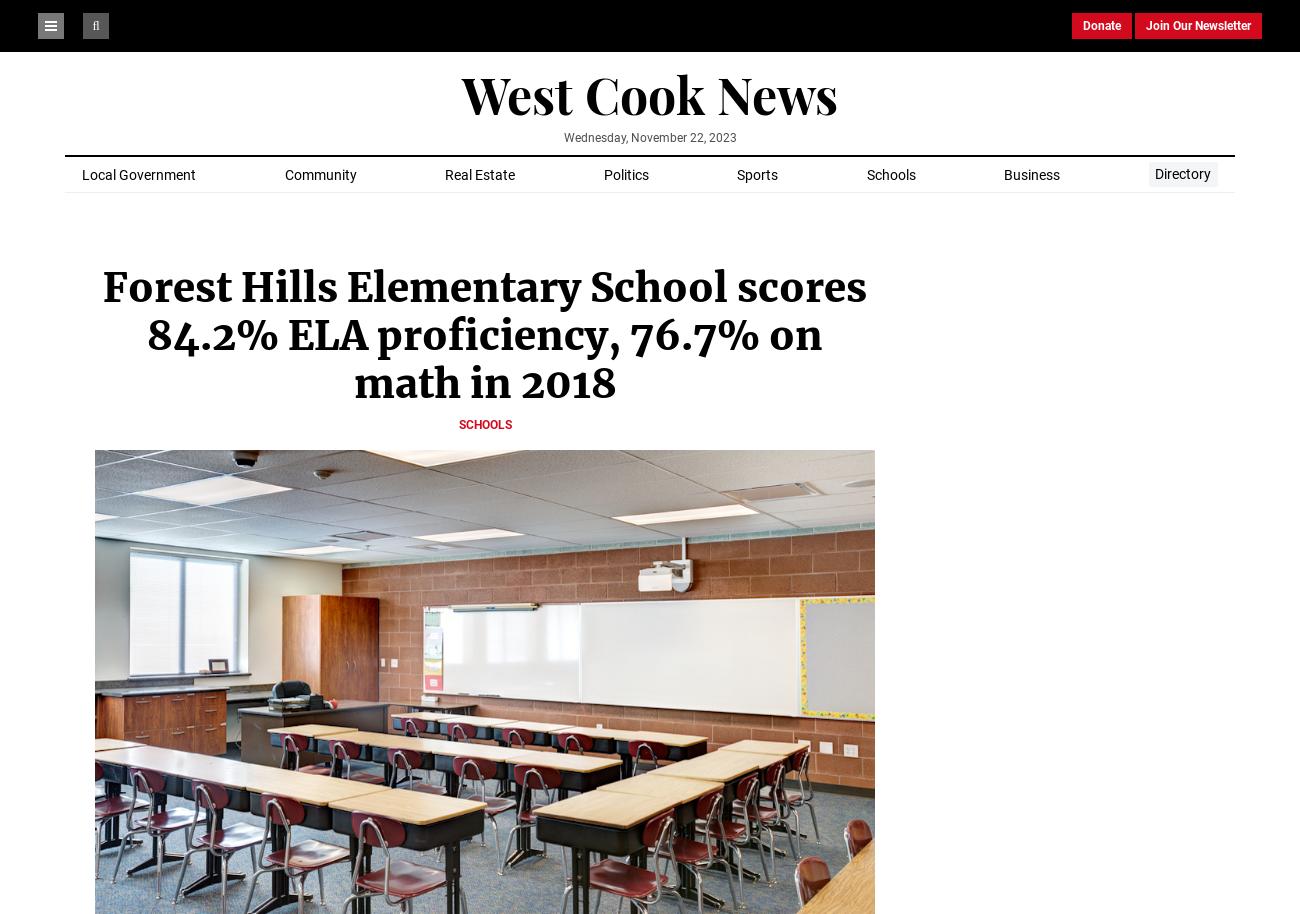  I want to click on 'Business', so click(1031, 173).